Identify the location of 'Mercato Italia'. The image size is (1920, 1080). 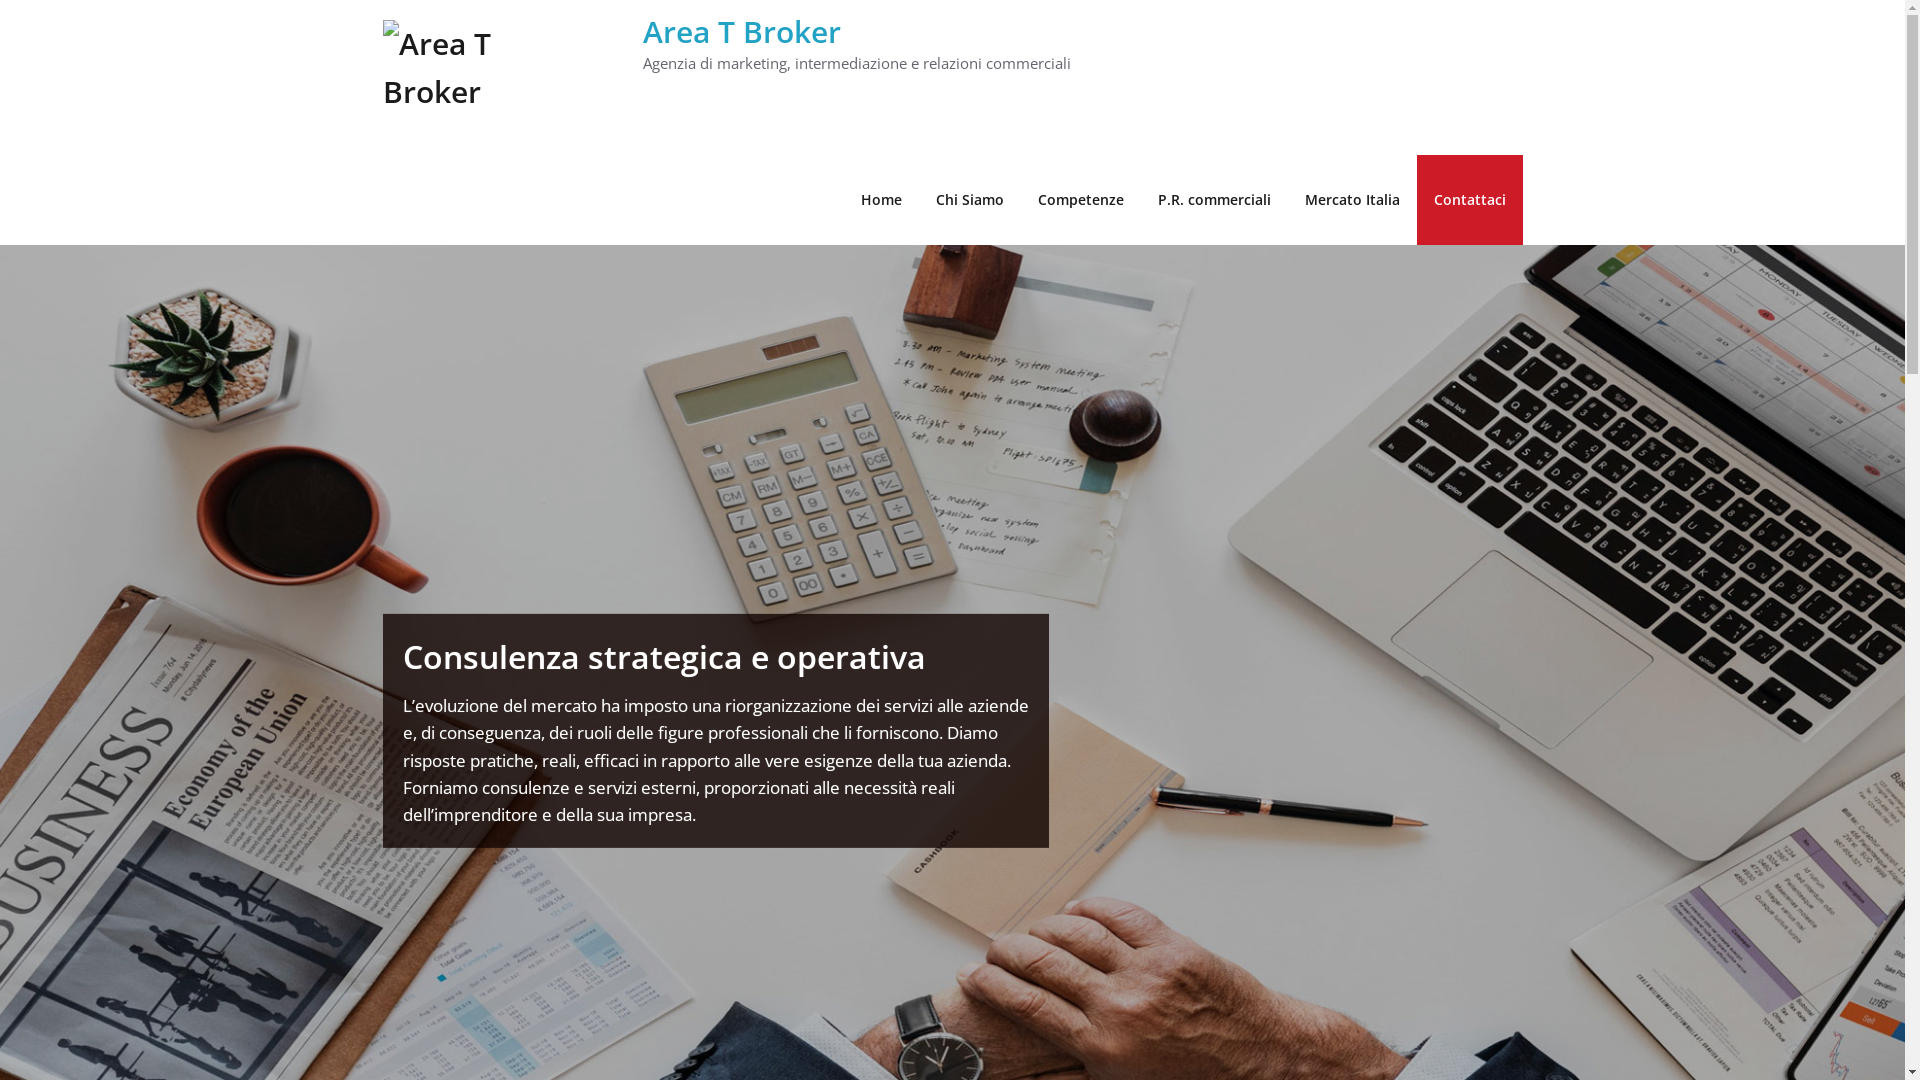
(1352, 200).